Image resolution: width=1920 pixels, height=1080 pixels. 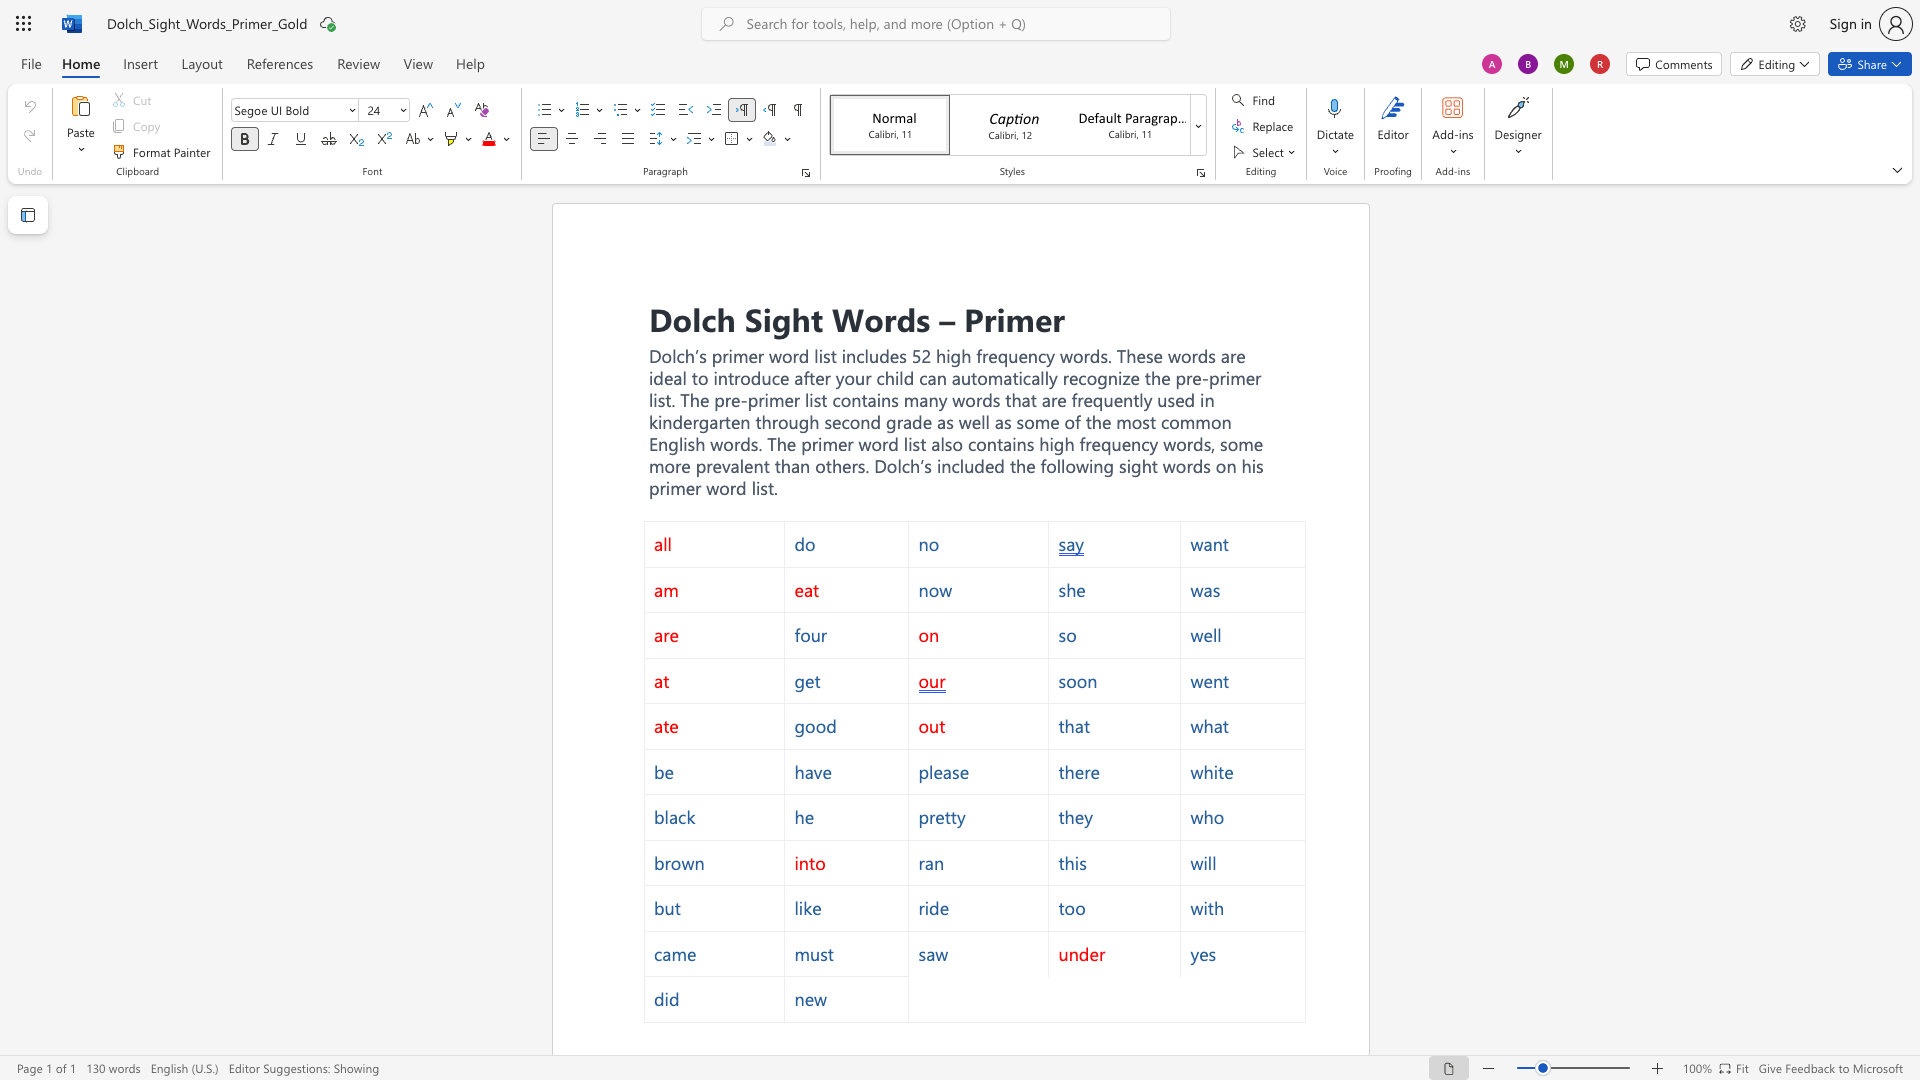 I want to click on the 3th character "d" in the text, so click(x=1094, y=354).